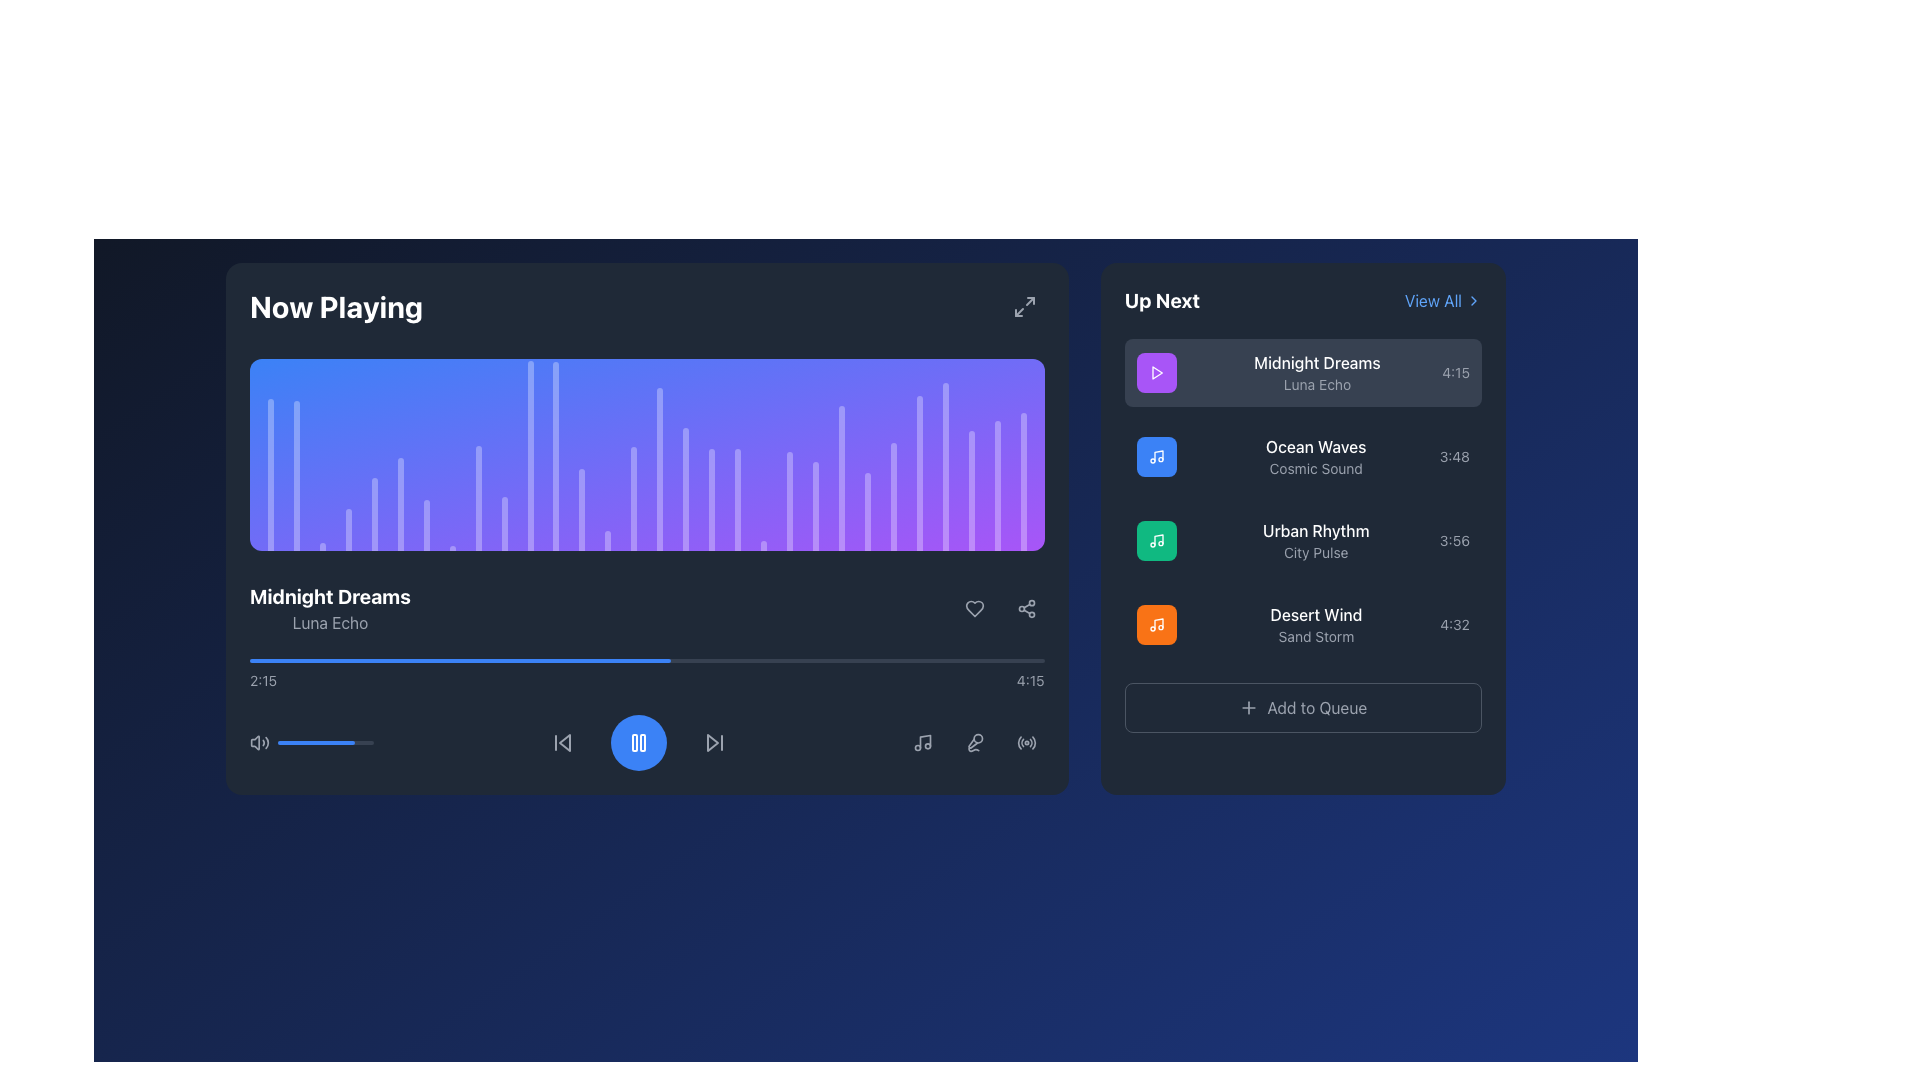  What do you see at coordinates (789, 500) in the screenshot?
I see `the 20th vertical equalizer bar, which is white and semitransparent, located toward the center of the player section on the left pane of the interface` at bounding box center [789, 500].